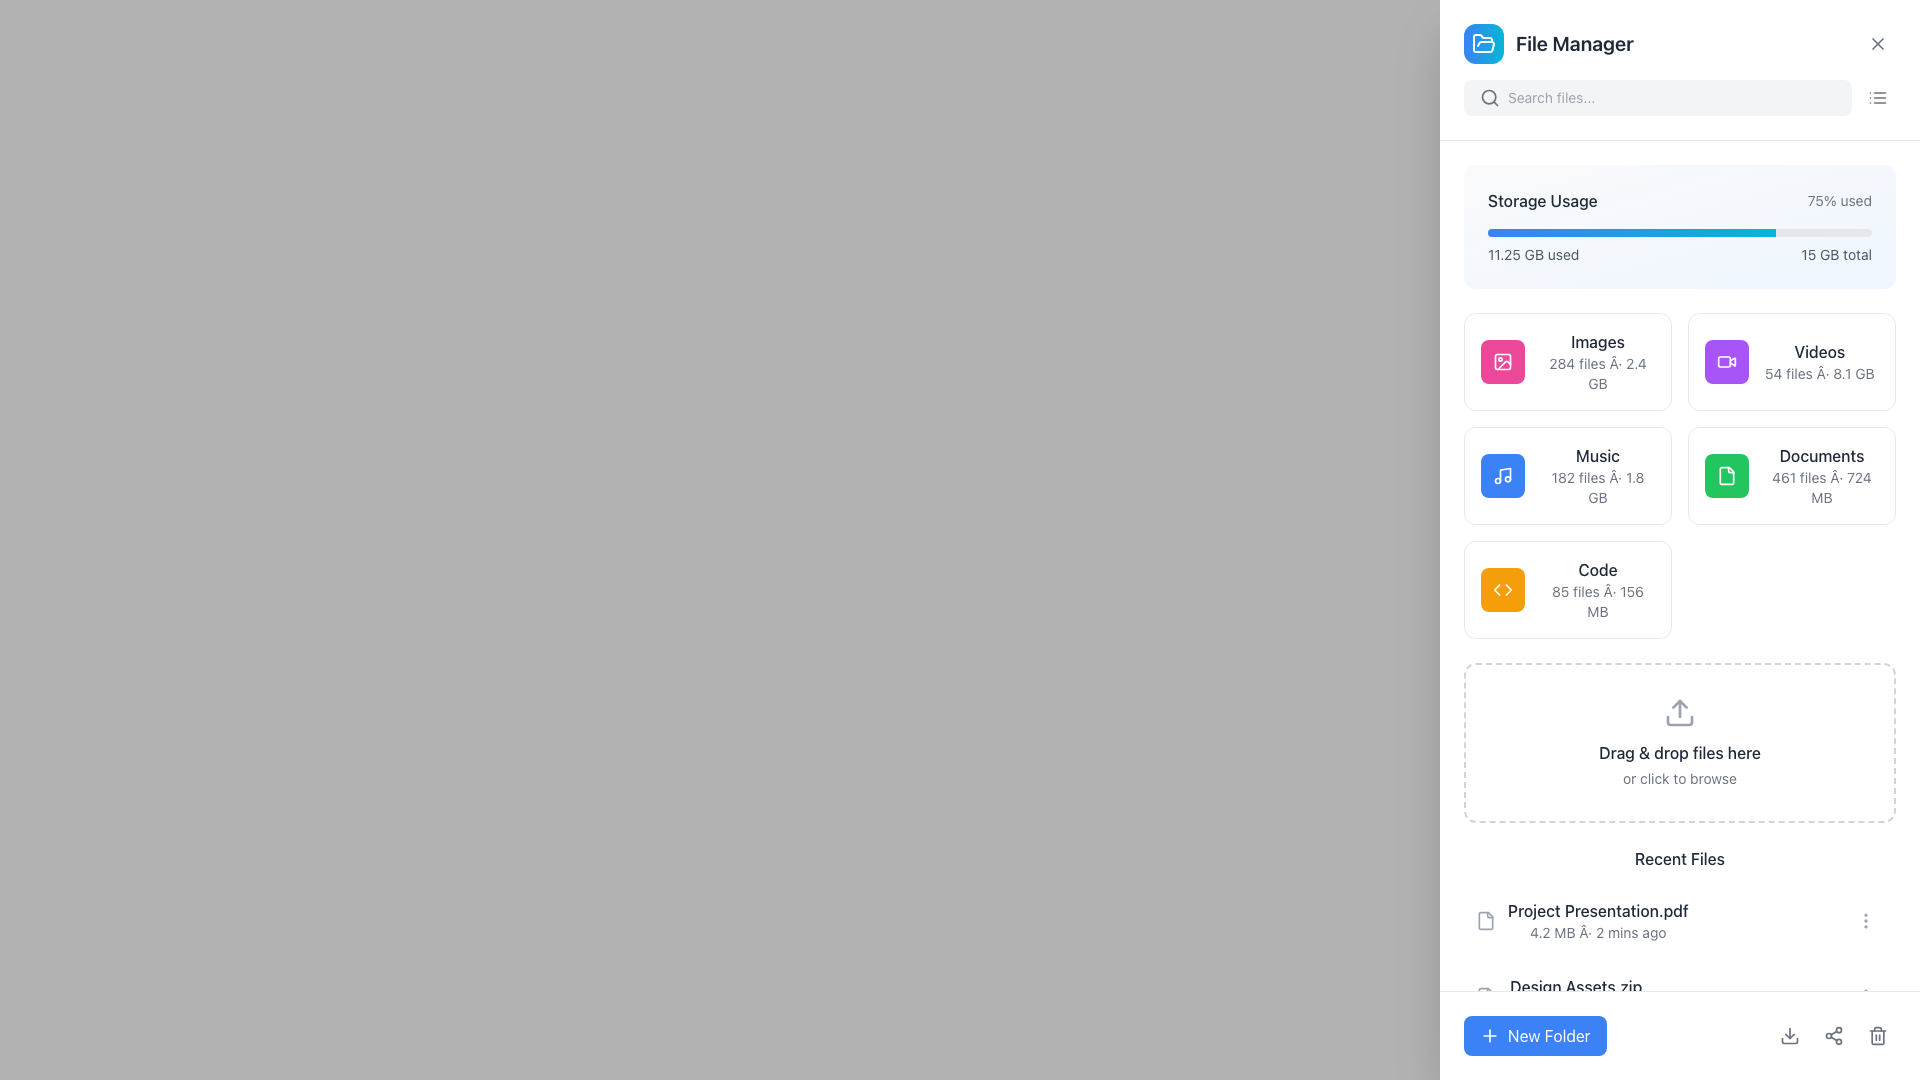  Describe the element at coordinates (1680, 921) in the screenshot. I see `the file entry located at the top of the 'Recent Files' section to view additional options` at that location.